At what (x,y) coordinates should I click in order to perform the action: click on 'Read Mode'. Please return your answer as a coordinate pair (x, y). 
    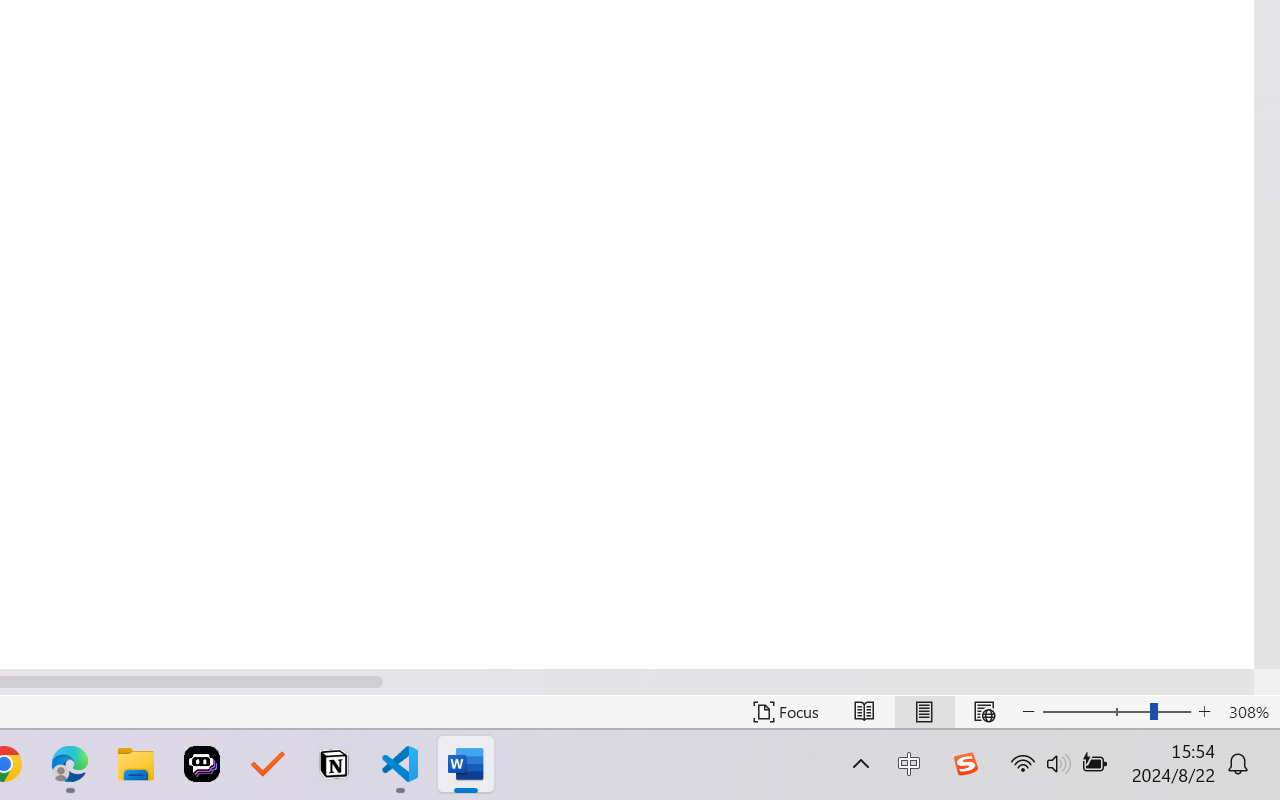
    Looking at the image, I should click on (864, 711).